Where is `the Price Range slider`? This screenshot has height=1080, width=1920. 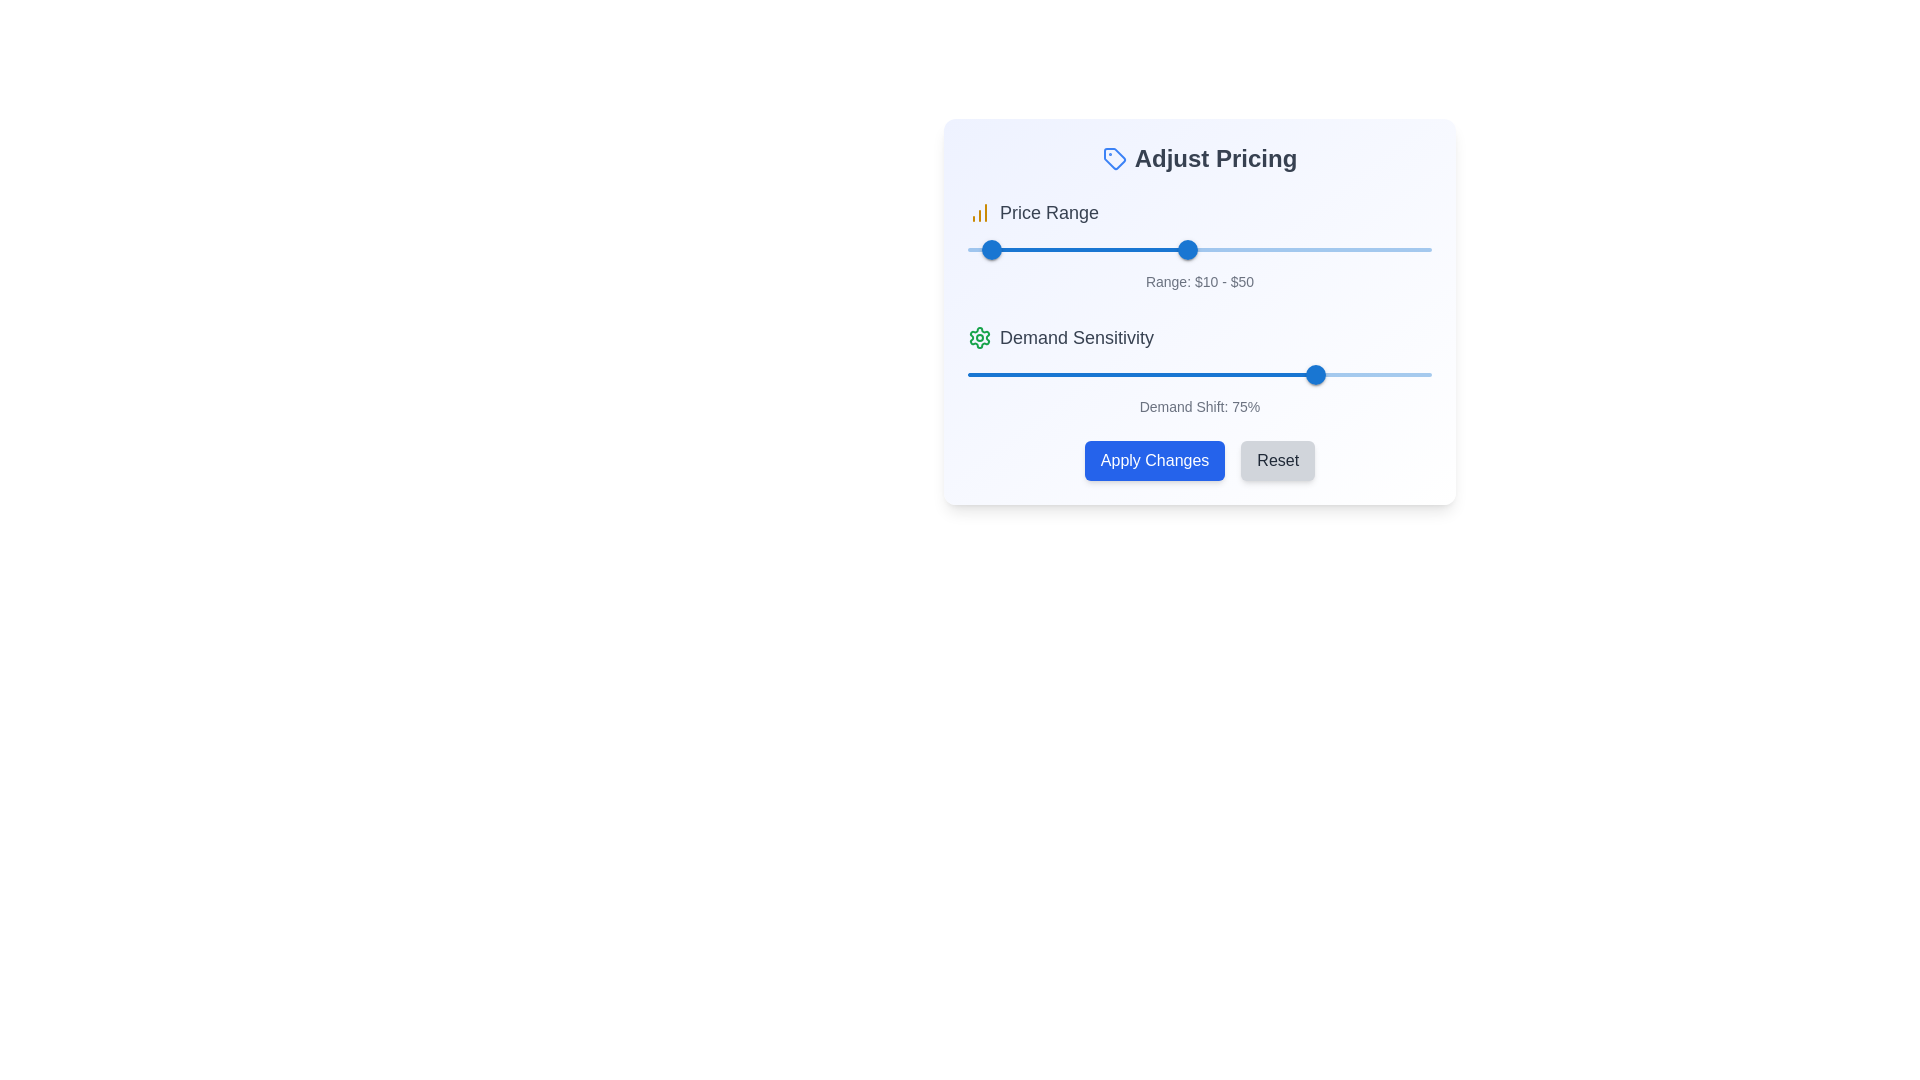
the Price Range slider is located at coordinates (1190, 249).